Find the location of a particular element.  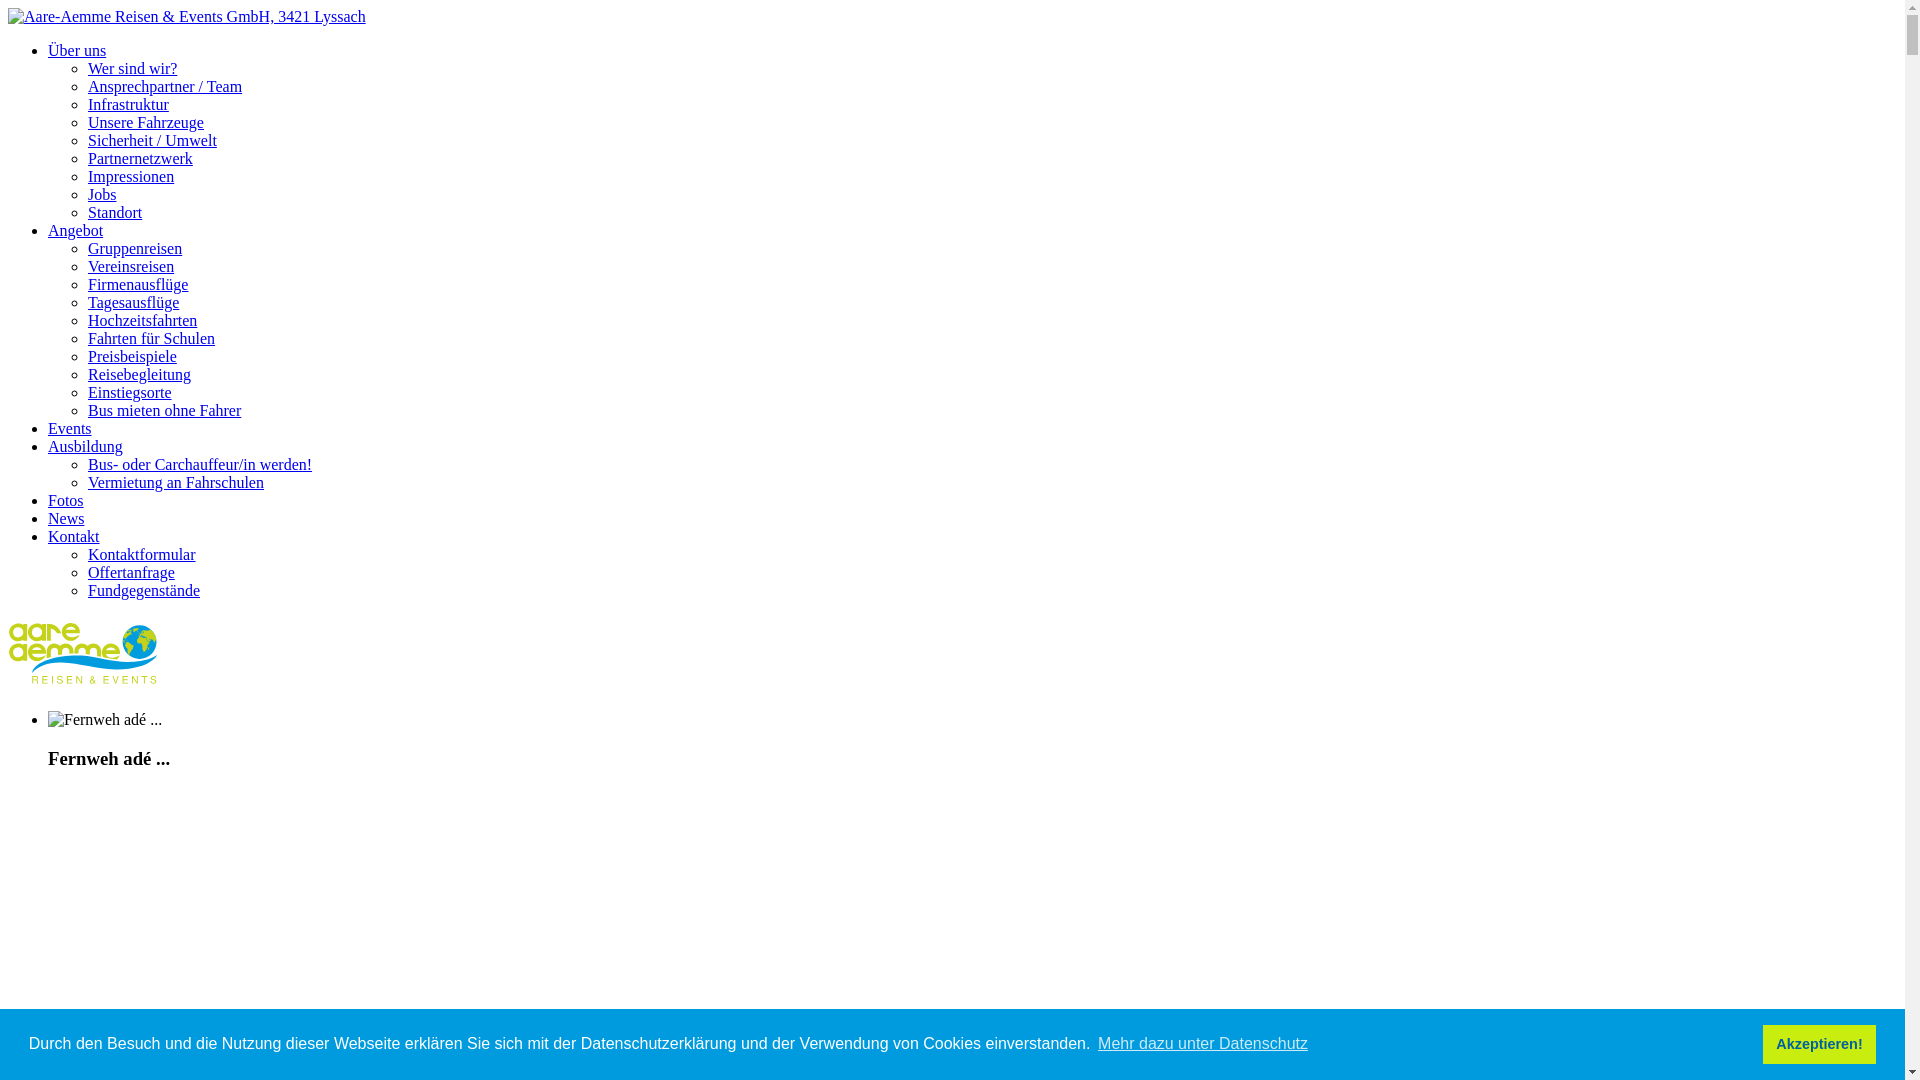

'Infrastruktur' is located at coordinates (127, 104).